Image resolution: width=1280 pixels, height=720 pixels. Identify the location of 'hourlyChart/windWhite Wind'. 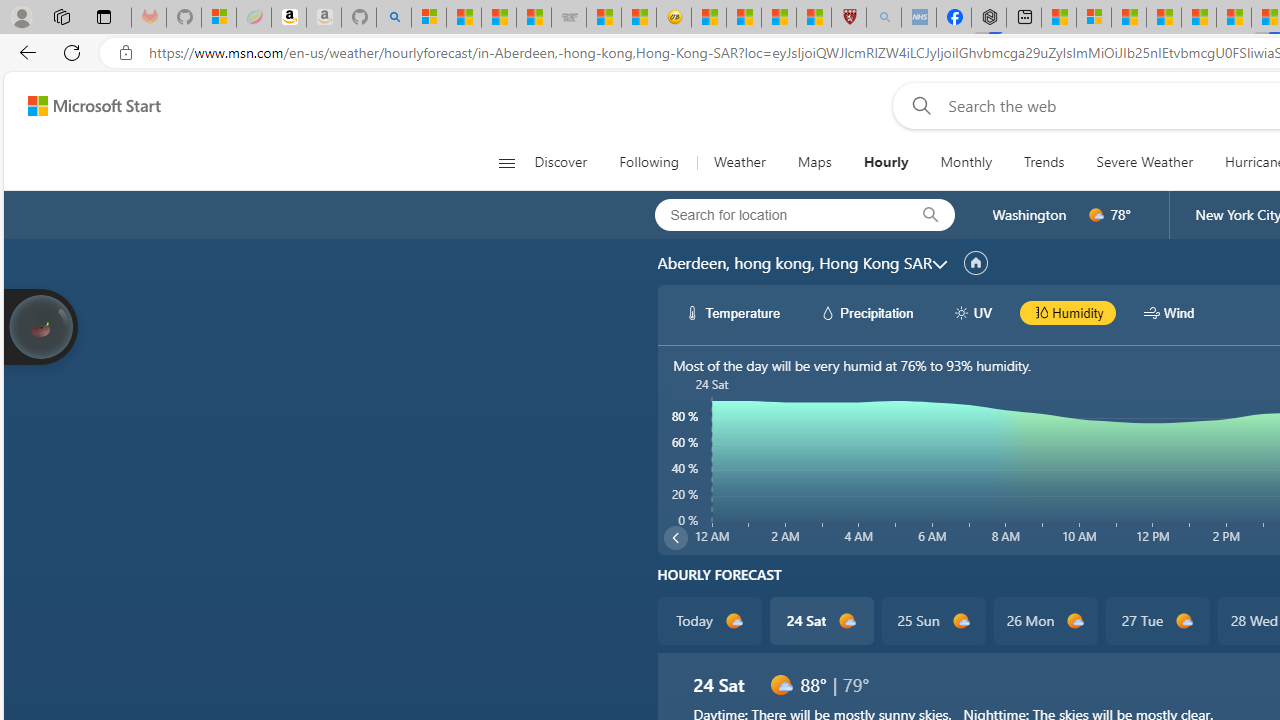
(1169, 312).